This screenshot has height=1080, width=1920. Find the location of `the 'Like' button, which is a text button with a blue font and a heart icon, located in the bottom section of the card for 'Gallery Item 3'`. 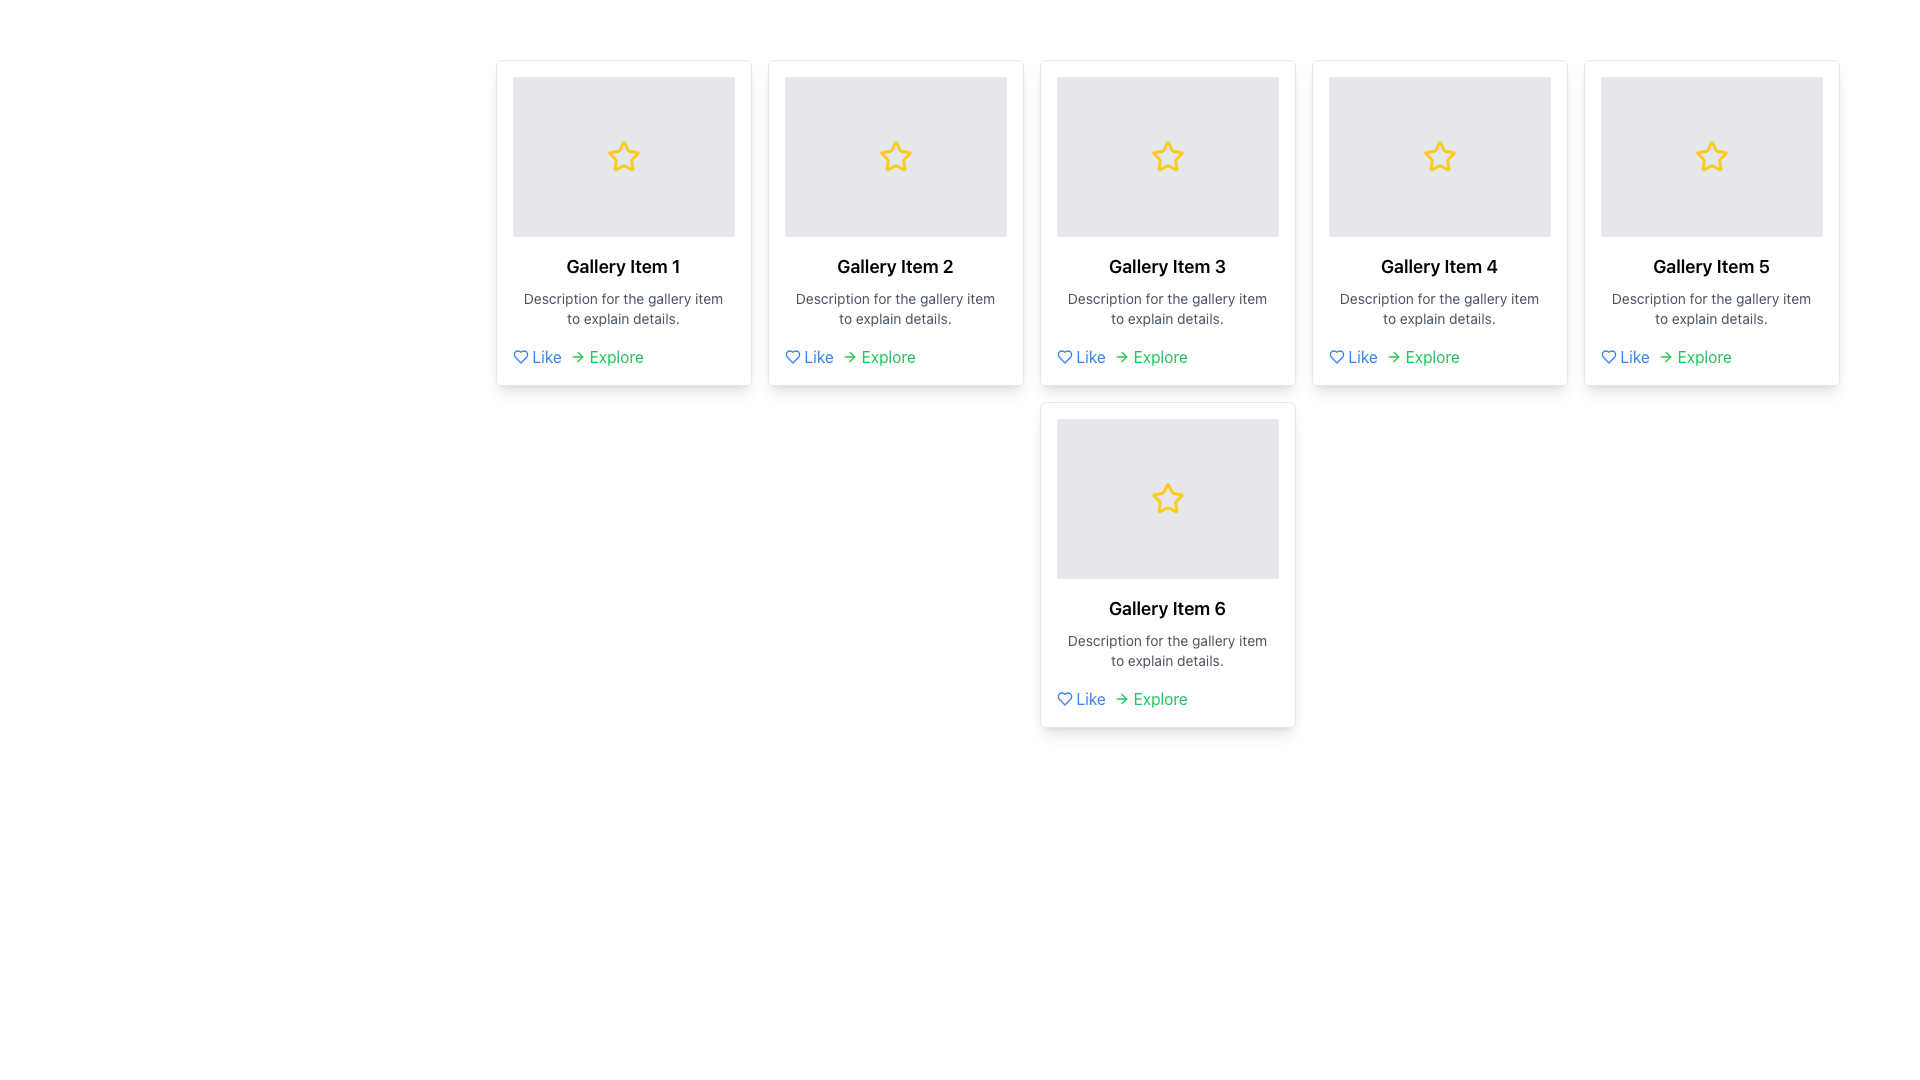

the 'Like' button, which is a text button with a blue font and a heart icon, located in the bottom section of the card for 'Gallery Item 3' is located at coordinates (1080, 356).